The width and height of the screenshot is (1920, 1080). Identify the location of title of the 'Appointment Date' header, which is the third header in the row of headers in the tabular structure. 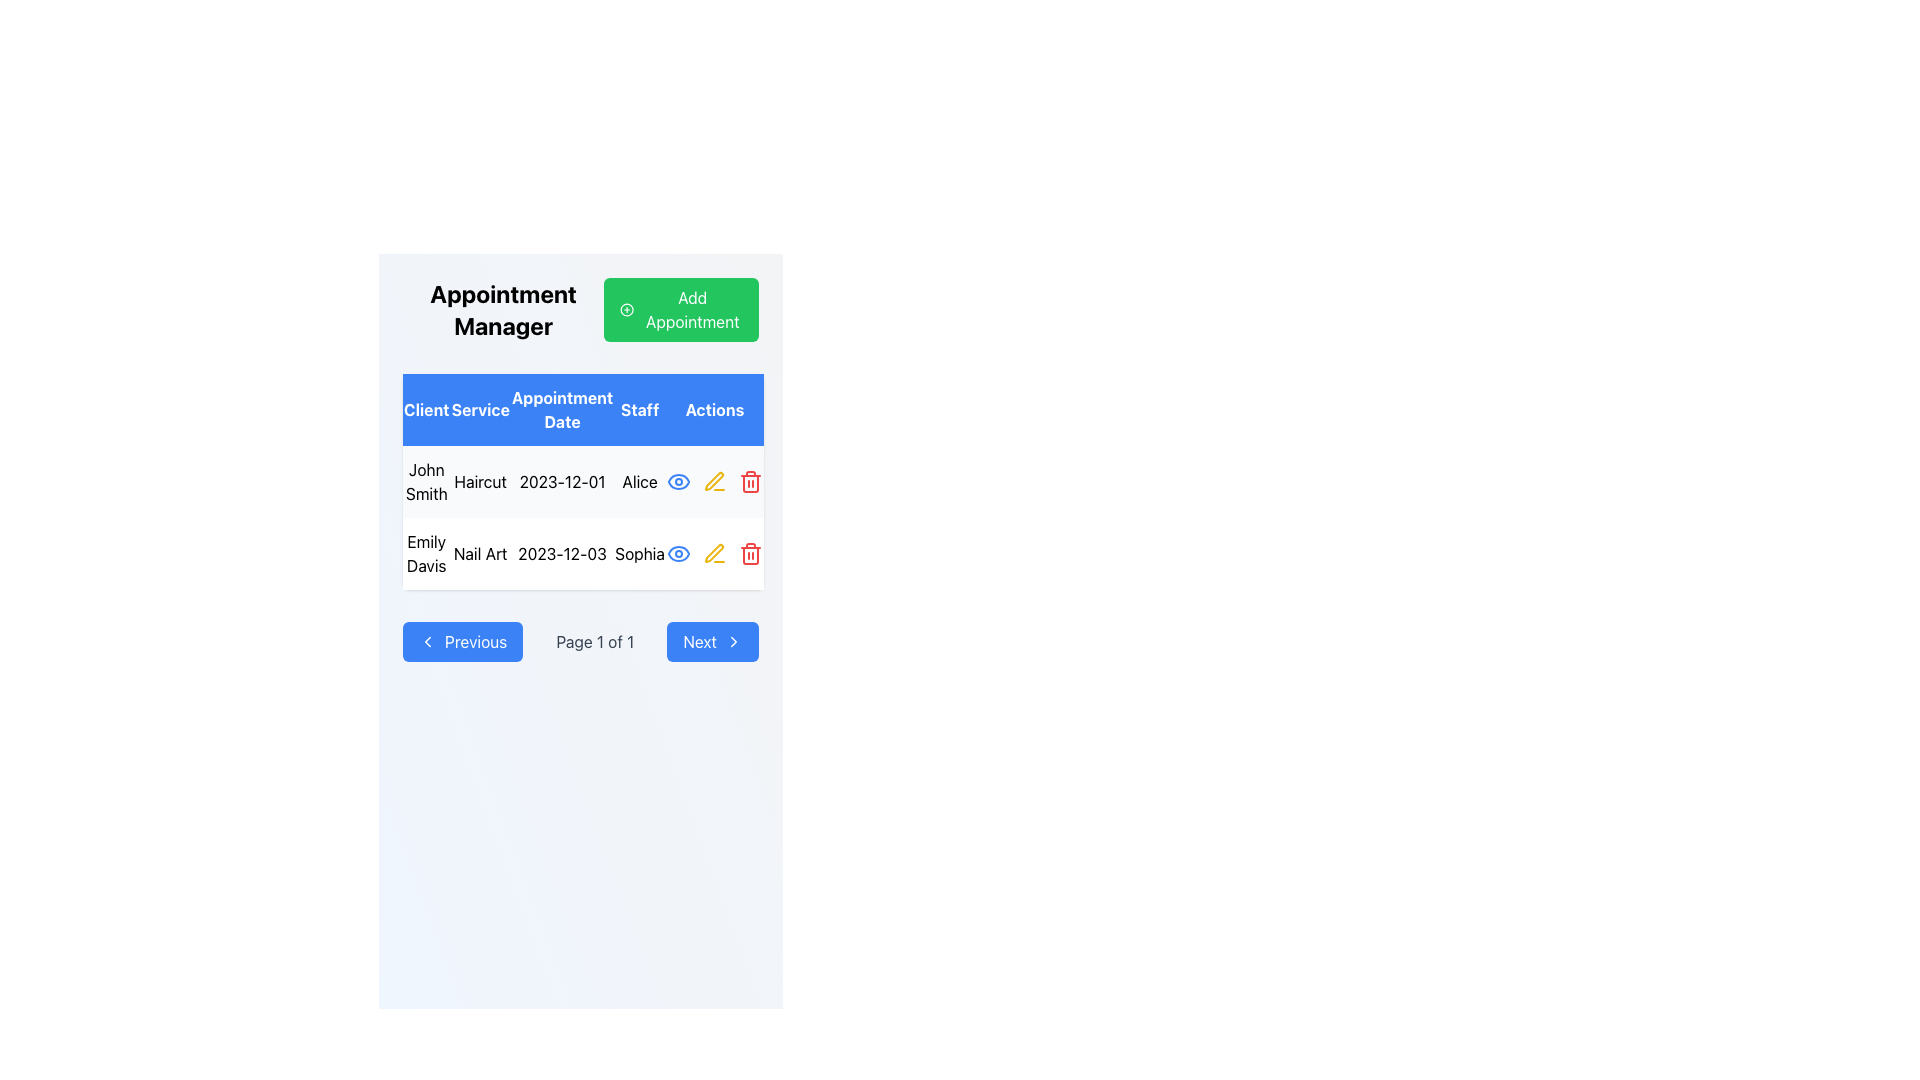
(561, 408).